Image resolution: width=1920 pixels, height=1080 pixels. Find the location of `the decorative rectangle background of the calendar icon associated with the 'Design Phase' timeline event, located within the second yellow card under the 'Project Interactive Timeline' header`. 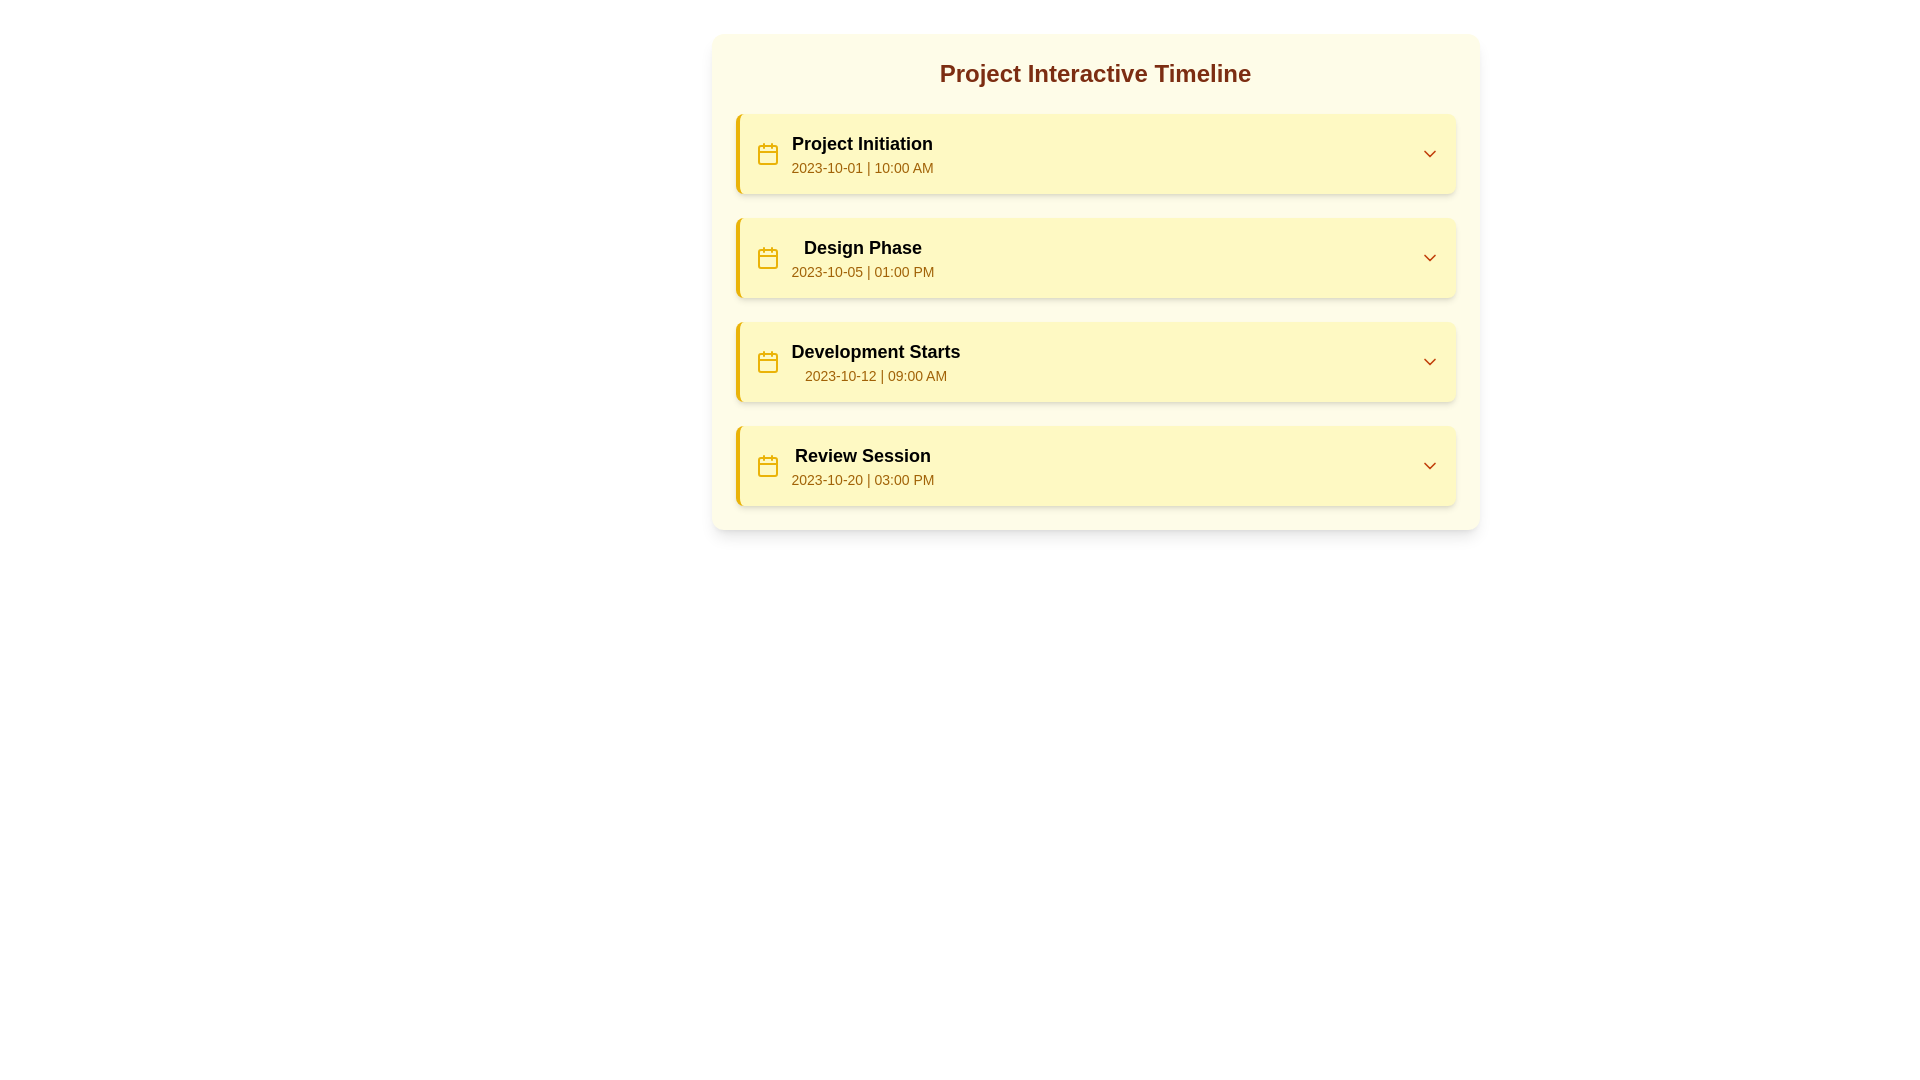

the decorative rectangle background of the calendar icon associated with the 'Design Phase' timeline event, located within the second yellow card under the 'Project Interactive Timeline' header is located at coordinates (766, 257).